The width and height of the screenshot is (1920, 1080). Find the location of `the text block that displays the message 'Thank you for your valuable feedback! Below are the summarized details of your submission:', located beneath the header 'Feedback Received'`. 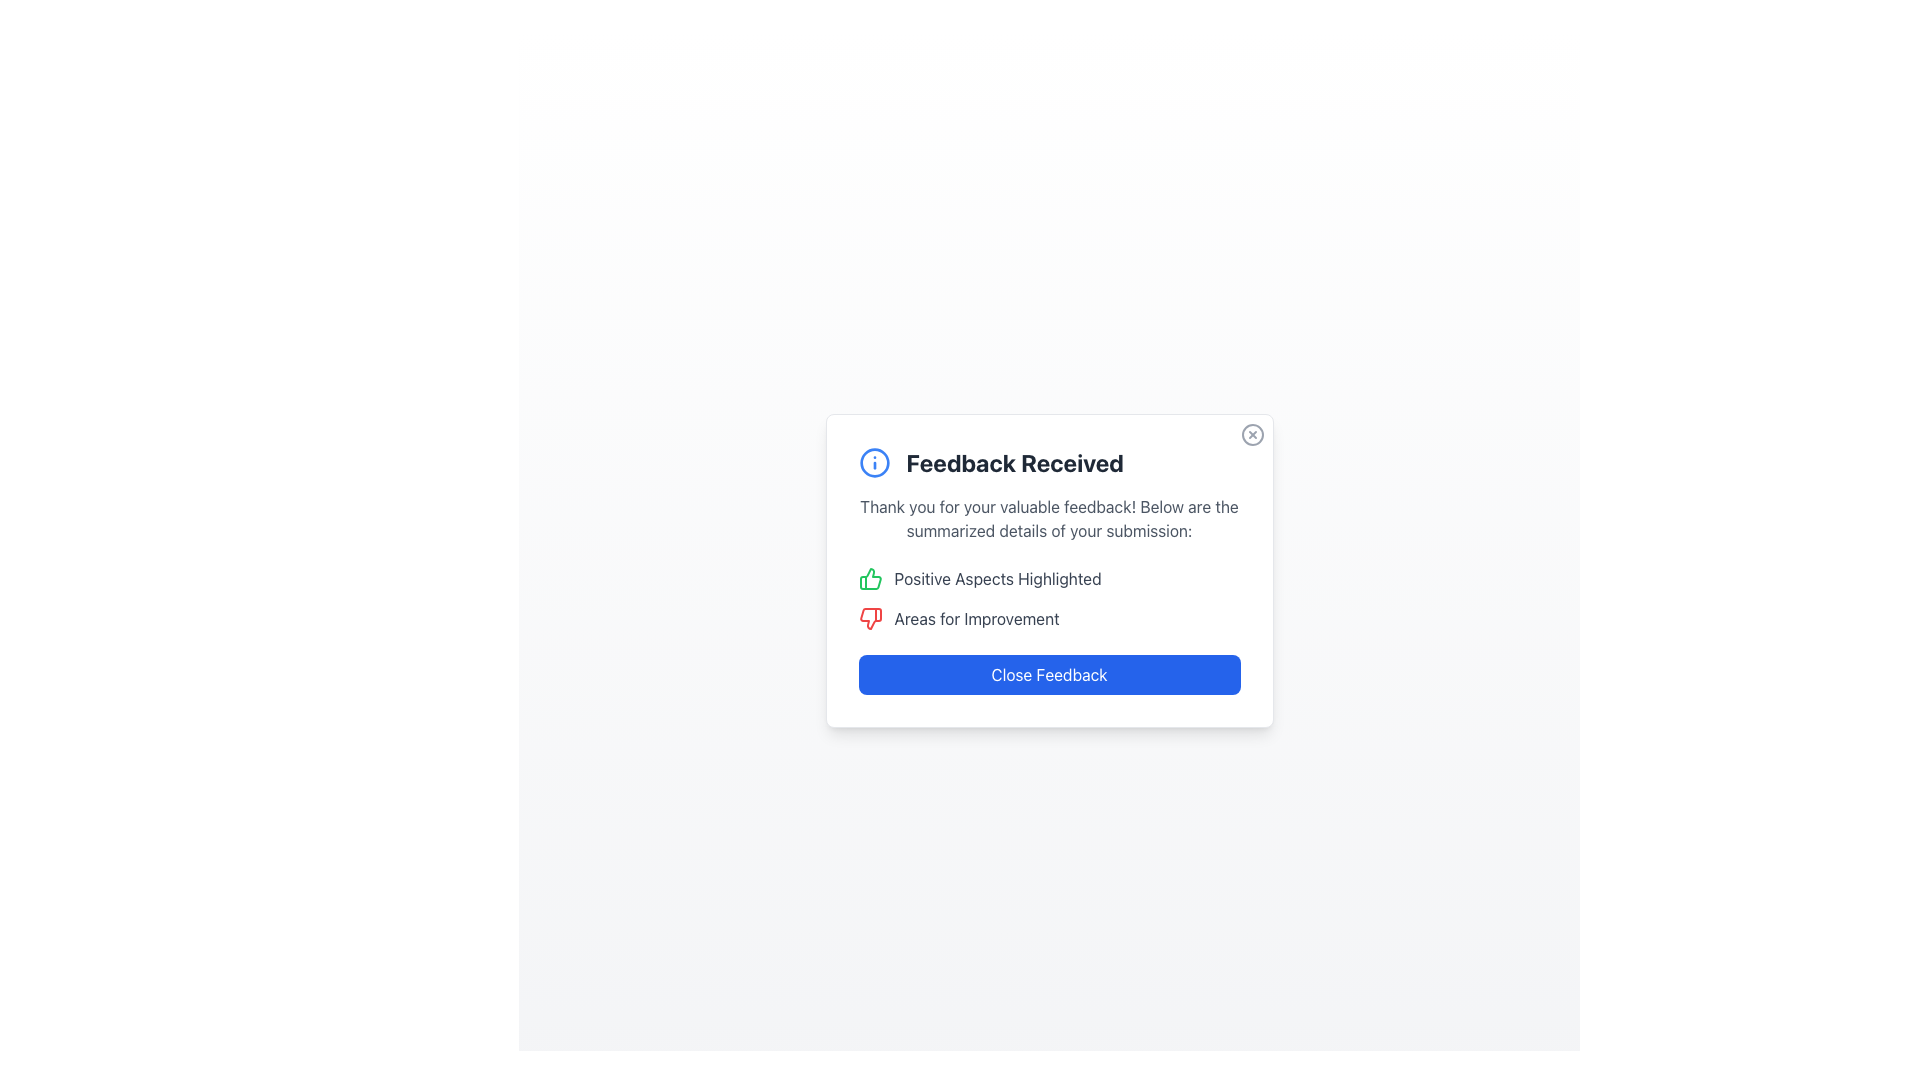

the text block that displays the message 'Thank you for your valuable feedback! Below are the summarized details of your submission:', located beneath the header 'Feedback Received' is located at coordinates (1048, 518).